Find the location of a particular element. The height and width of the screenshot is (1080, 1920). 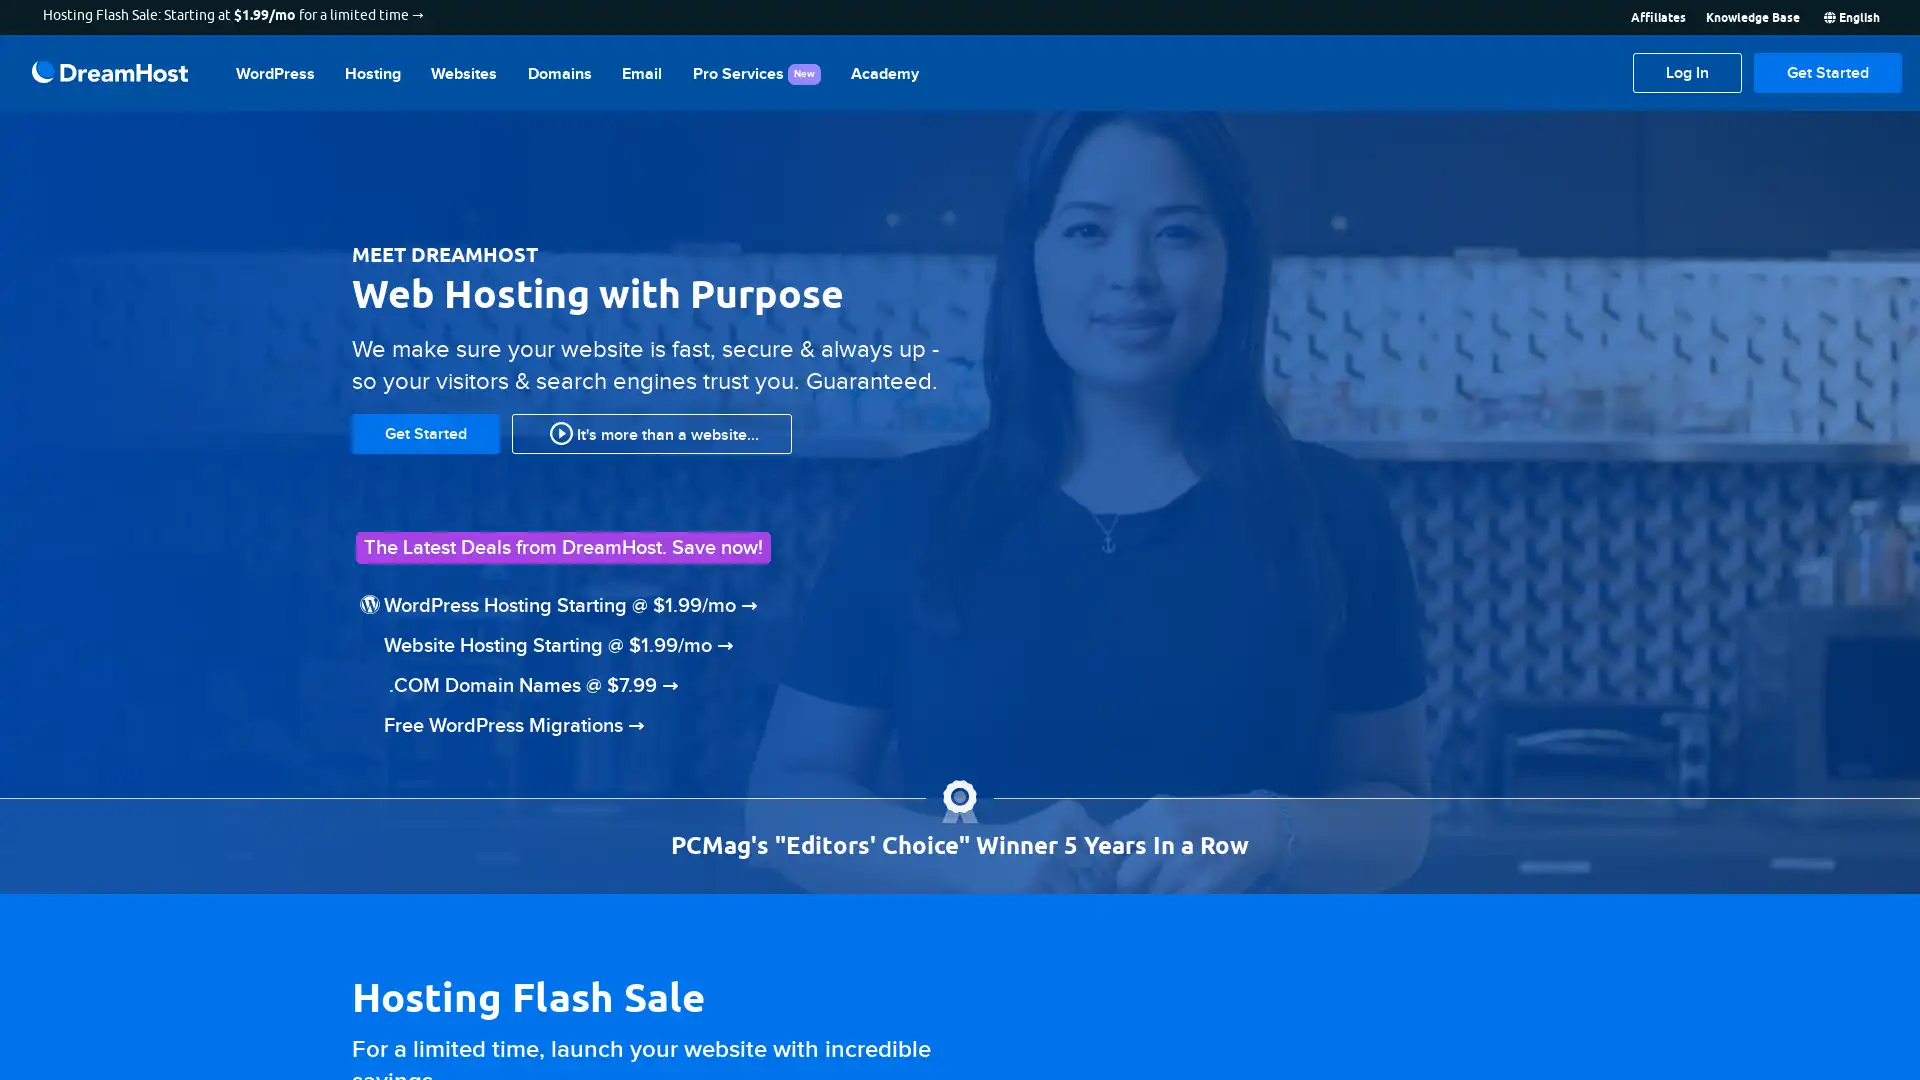

Get Started is located at coordinates (425, 431).